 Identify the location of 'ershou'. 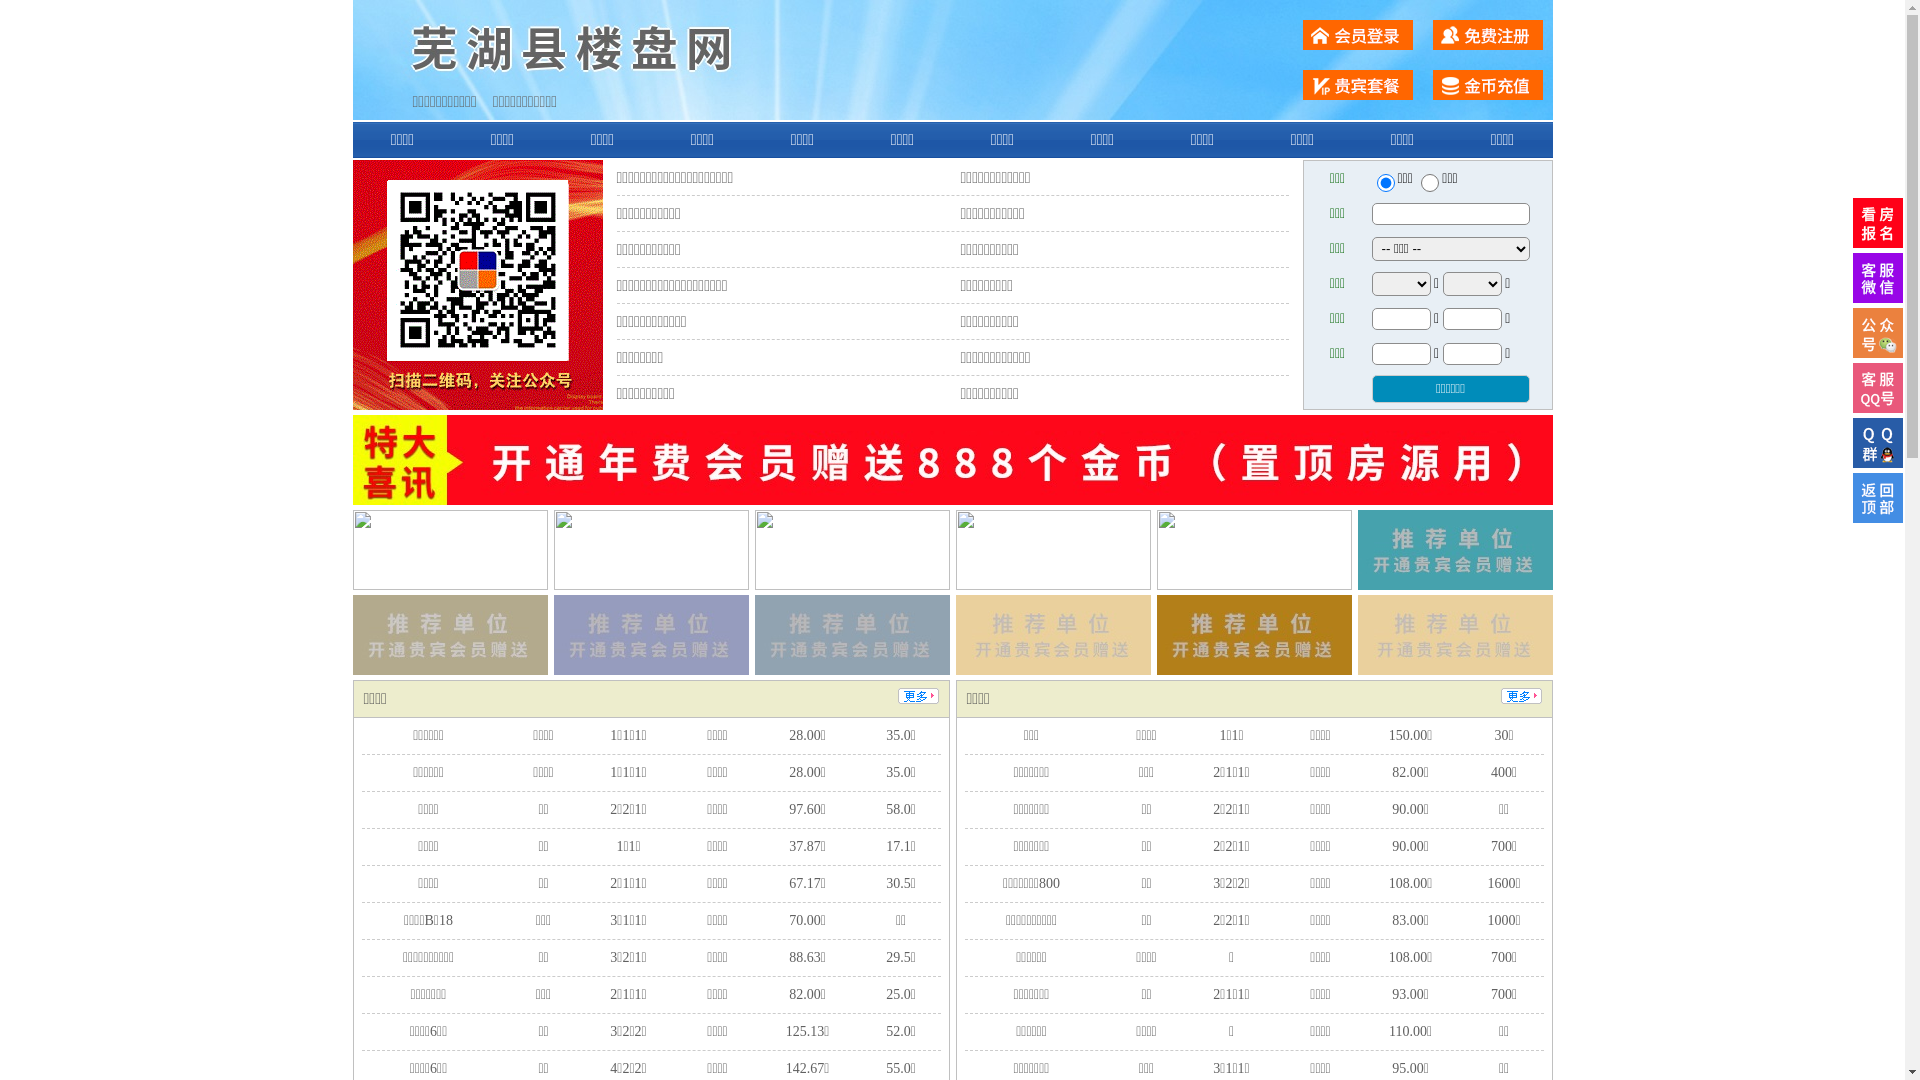
(1384, 182).